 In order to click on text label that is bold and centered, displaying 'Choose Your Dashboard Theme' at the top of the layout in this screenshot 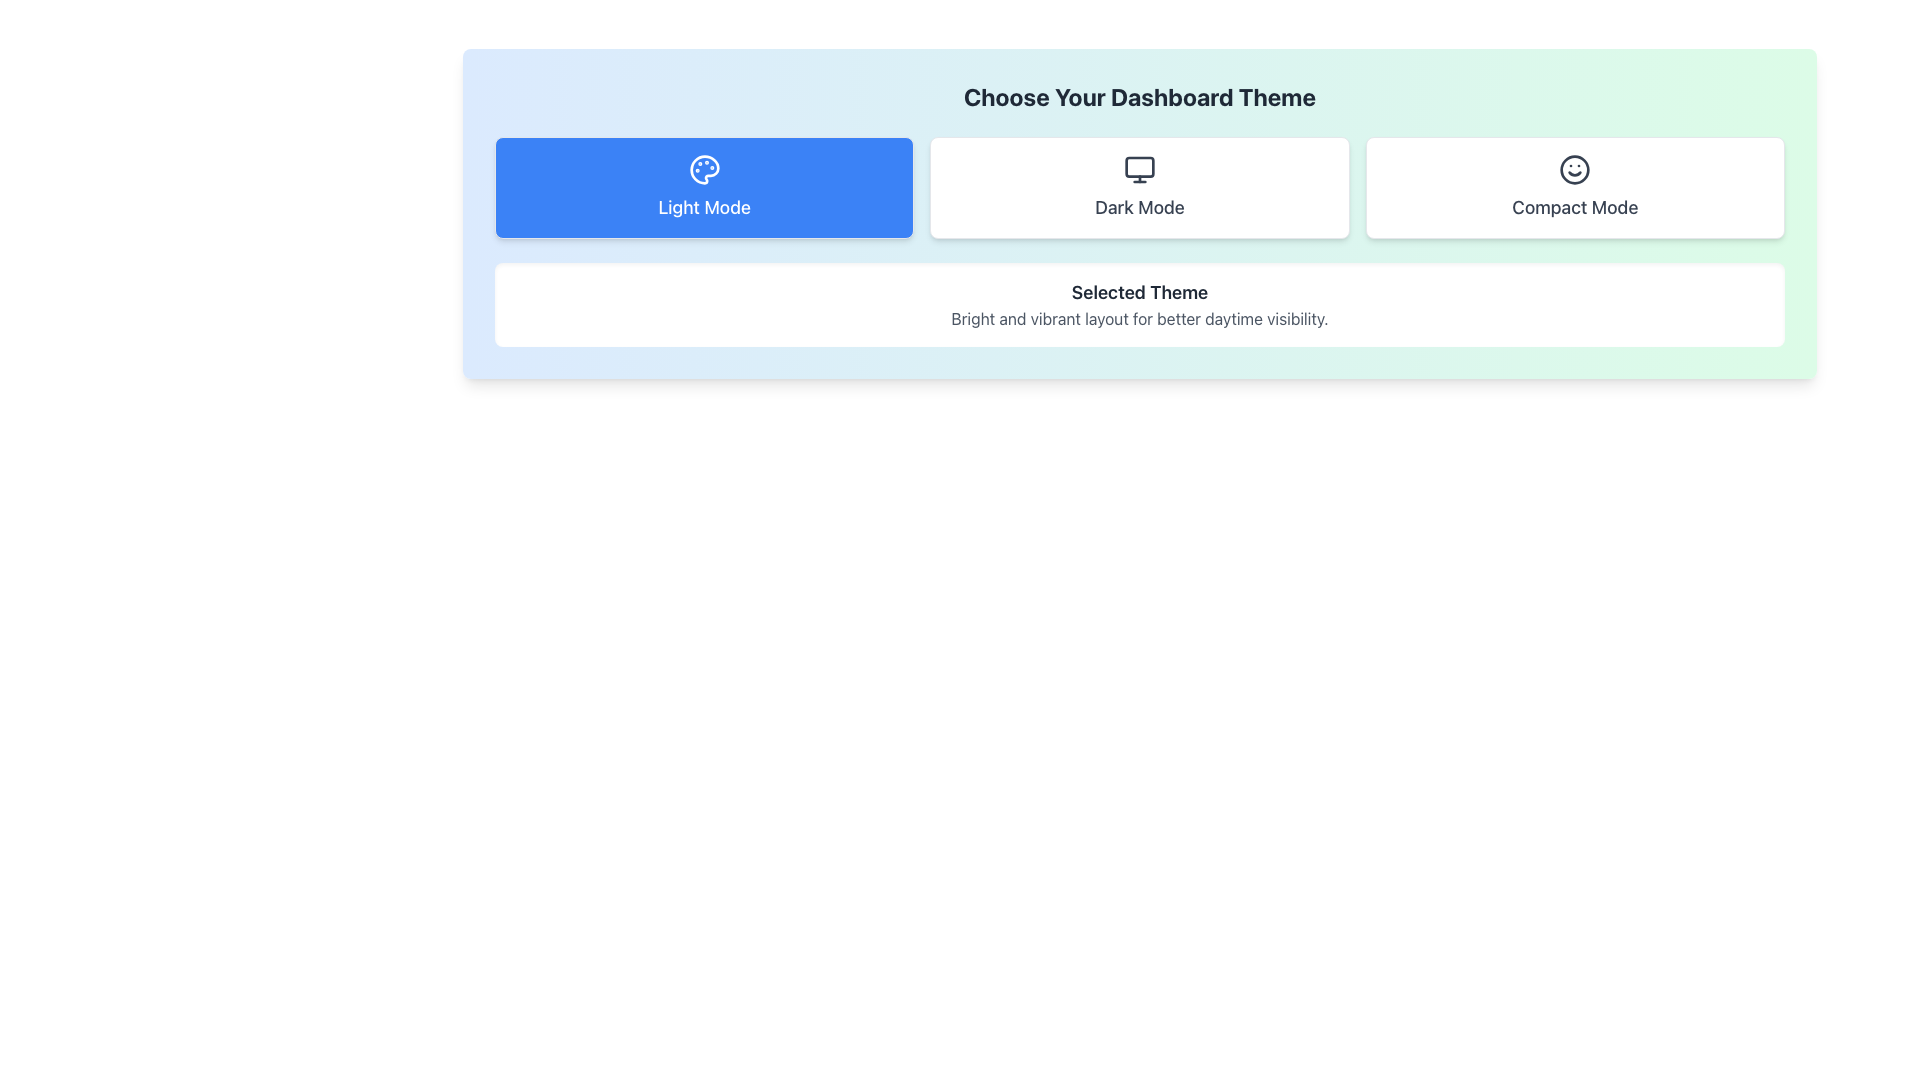, I will do `click(1140, 96)`.